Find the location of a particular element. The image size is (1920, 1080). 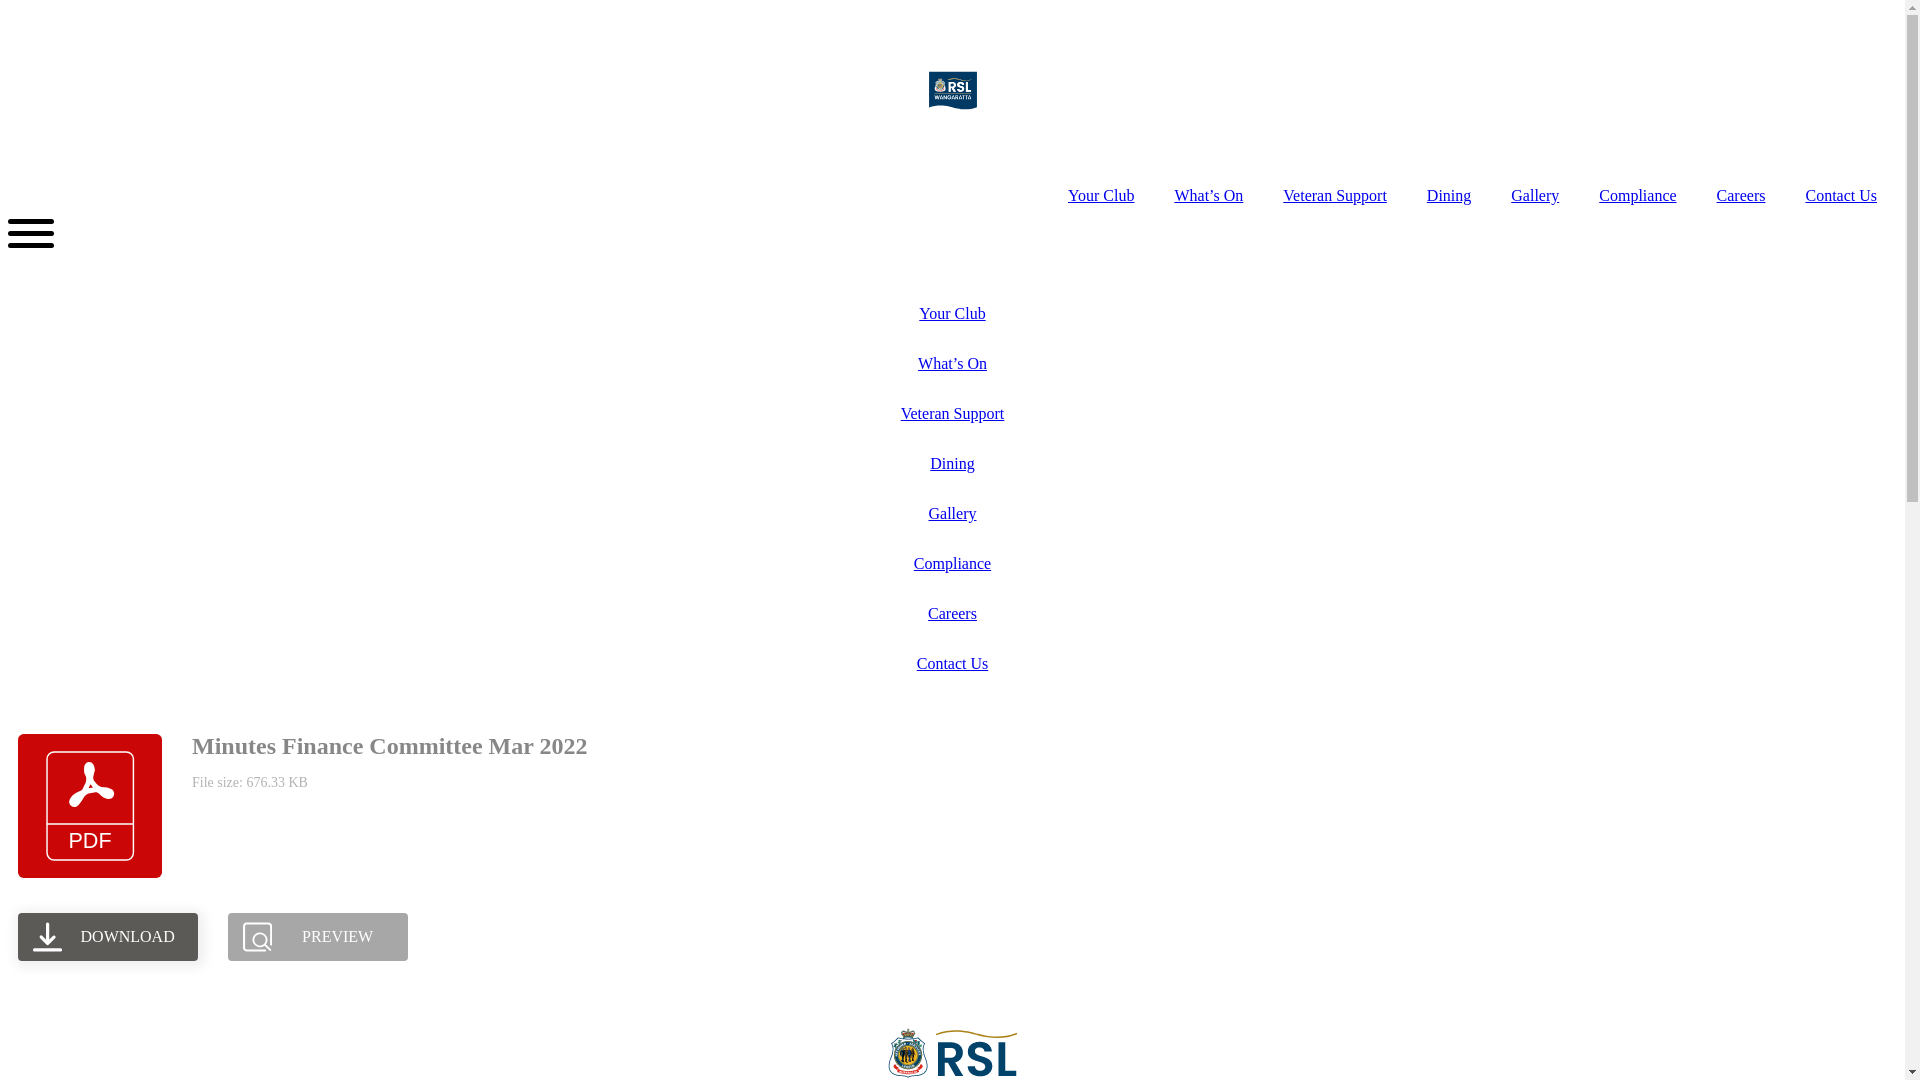

'Careers' is located at coordinates (951, 612).